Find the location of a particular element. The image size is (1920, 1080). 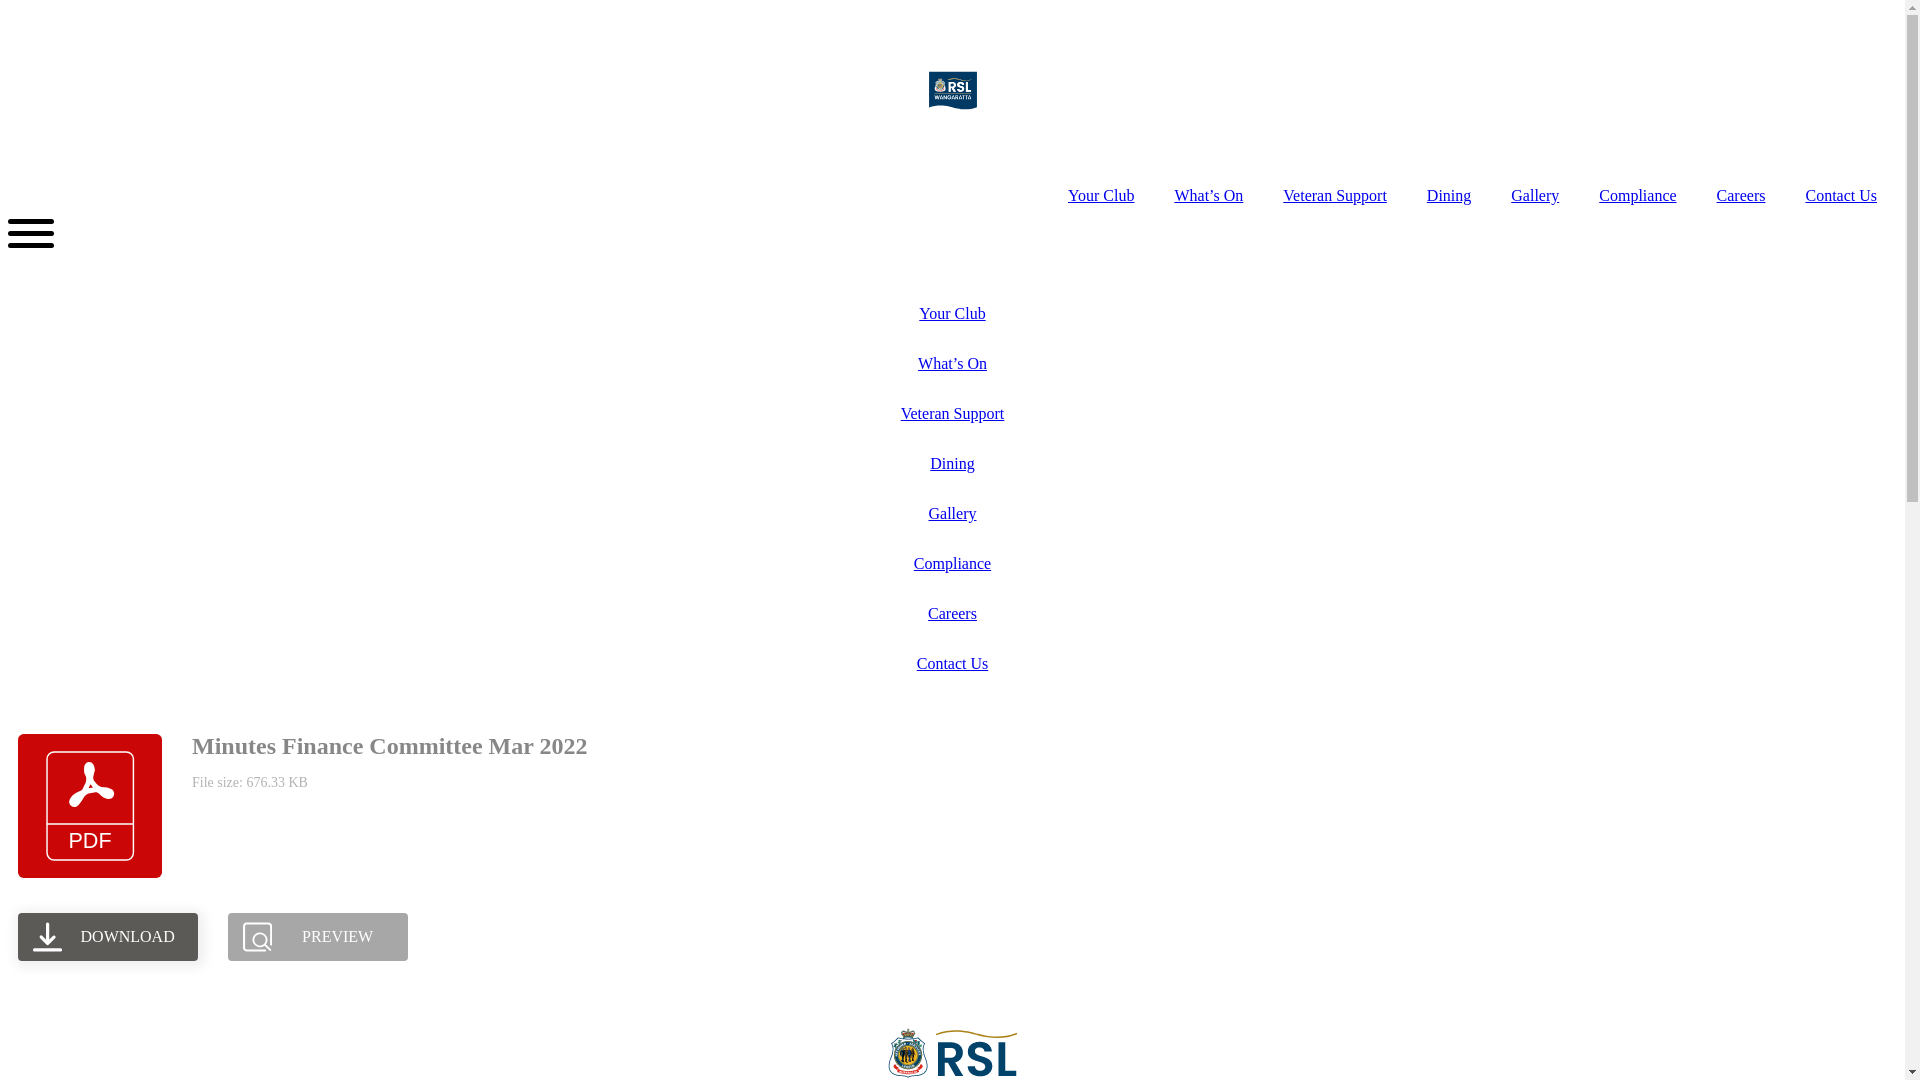

'Careers' is located at coordinates (951, 612).